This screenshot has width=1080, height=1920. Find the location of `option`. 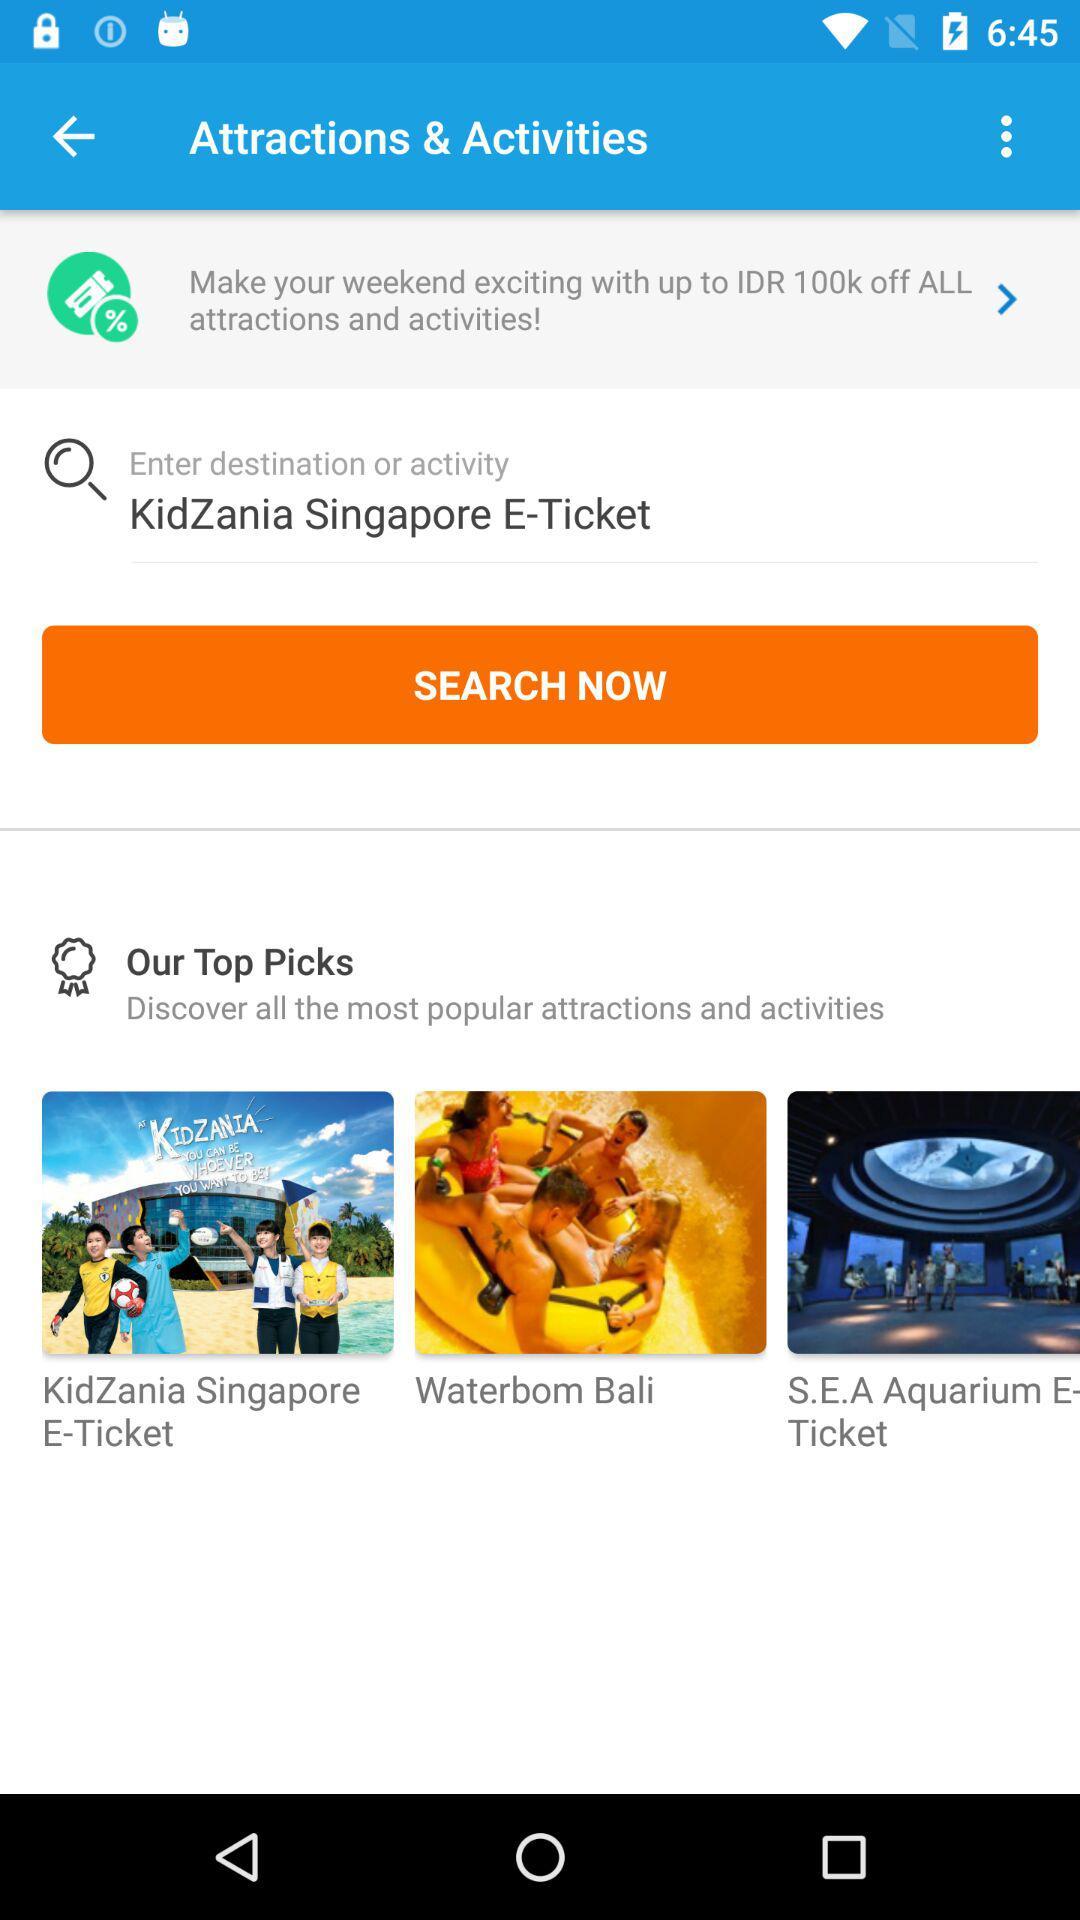

option is located at coordinates (1006, 135).